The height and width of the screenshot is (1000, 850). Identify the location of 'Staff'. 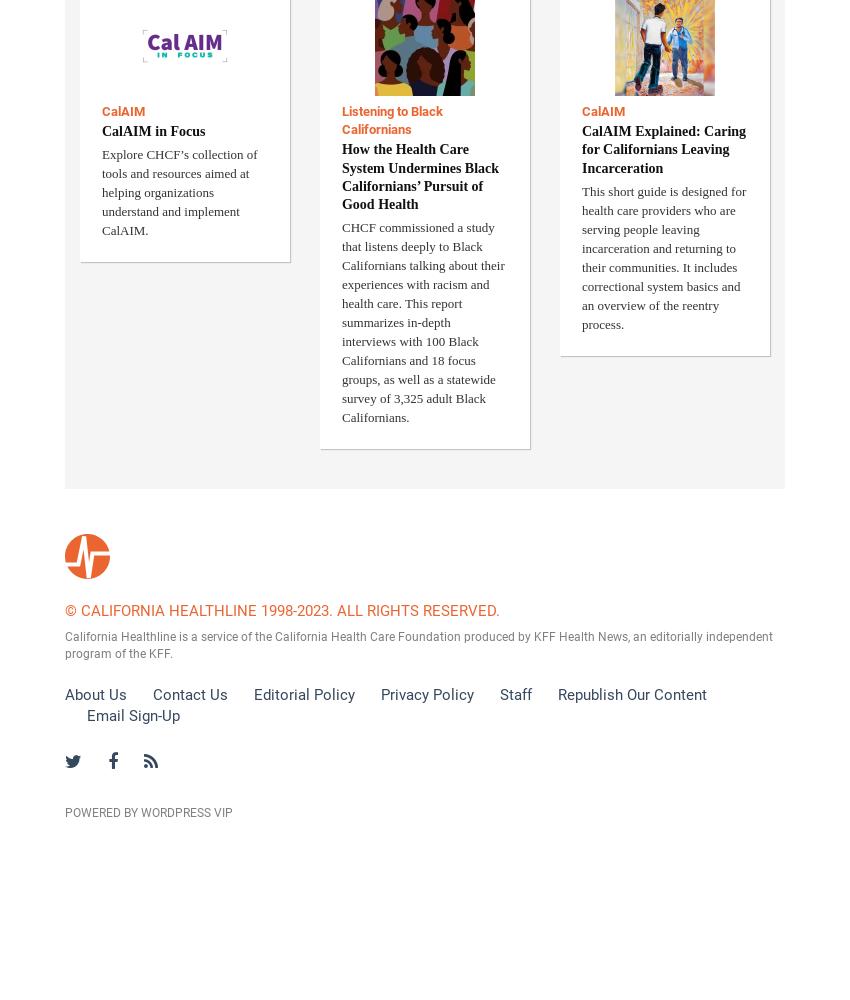
(515, 693).